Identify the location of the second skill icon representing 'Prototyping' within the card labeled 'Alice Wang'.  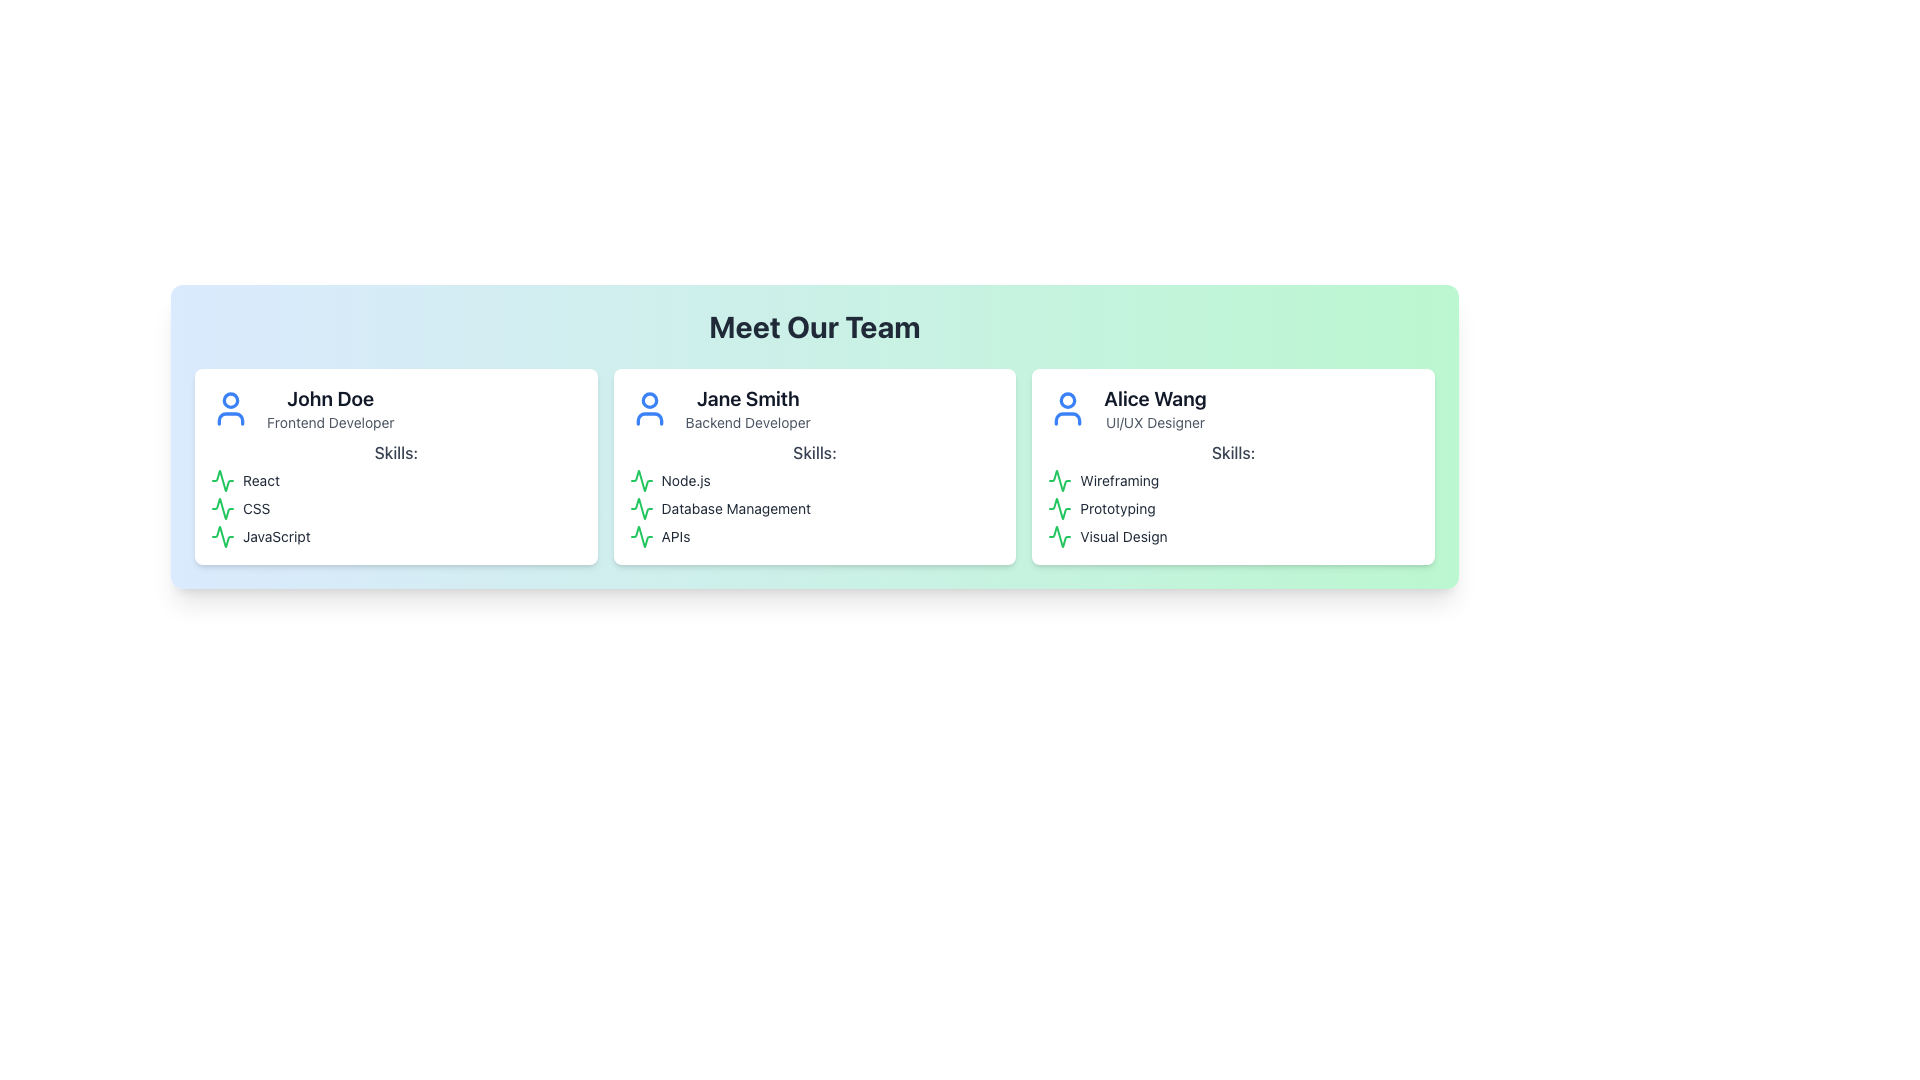
(1059, 508).